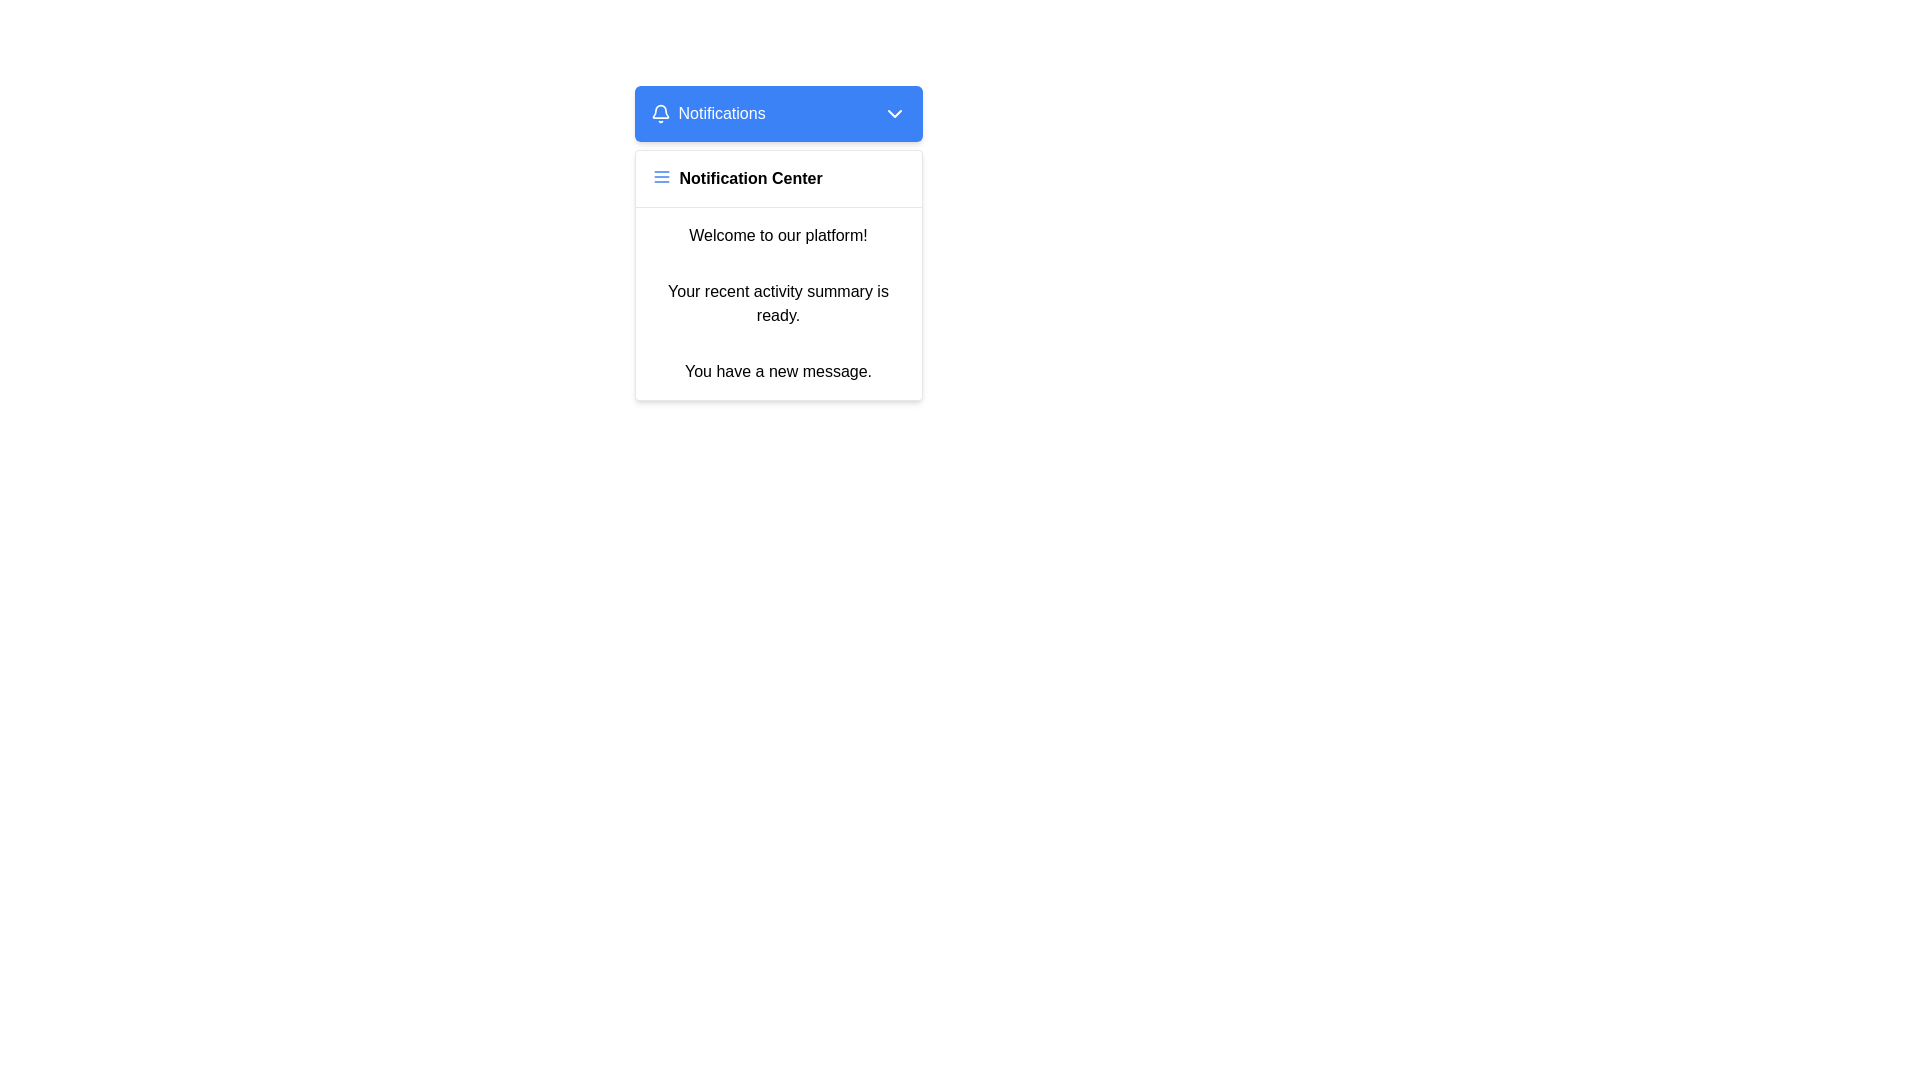  What do you see at coordinates (721, 114) in the screenshot?
I see `the 'Notifications' label, which is a bold white text on a blue background` at bounding box center [721, 114].